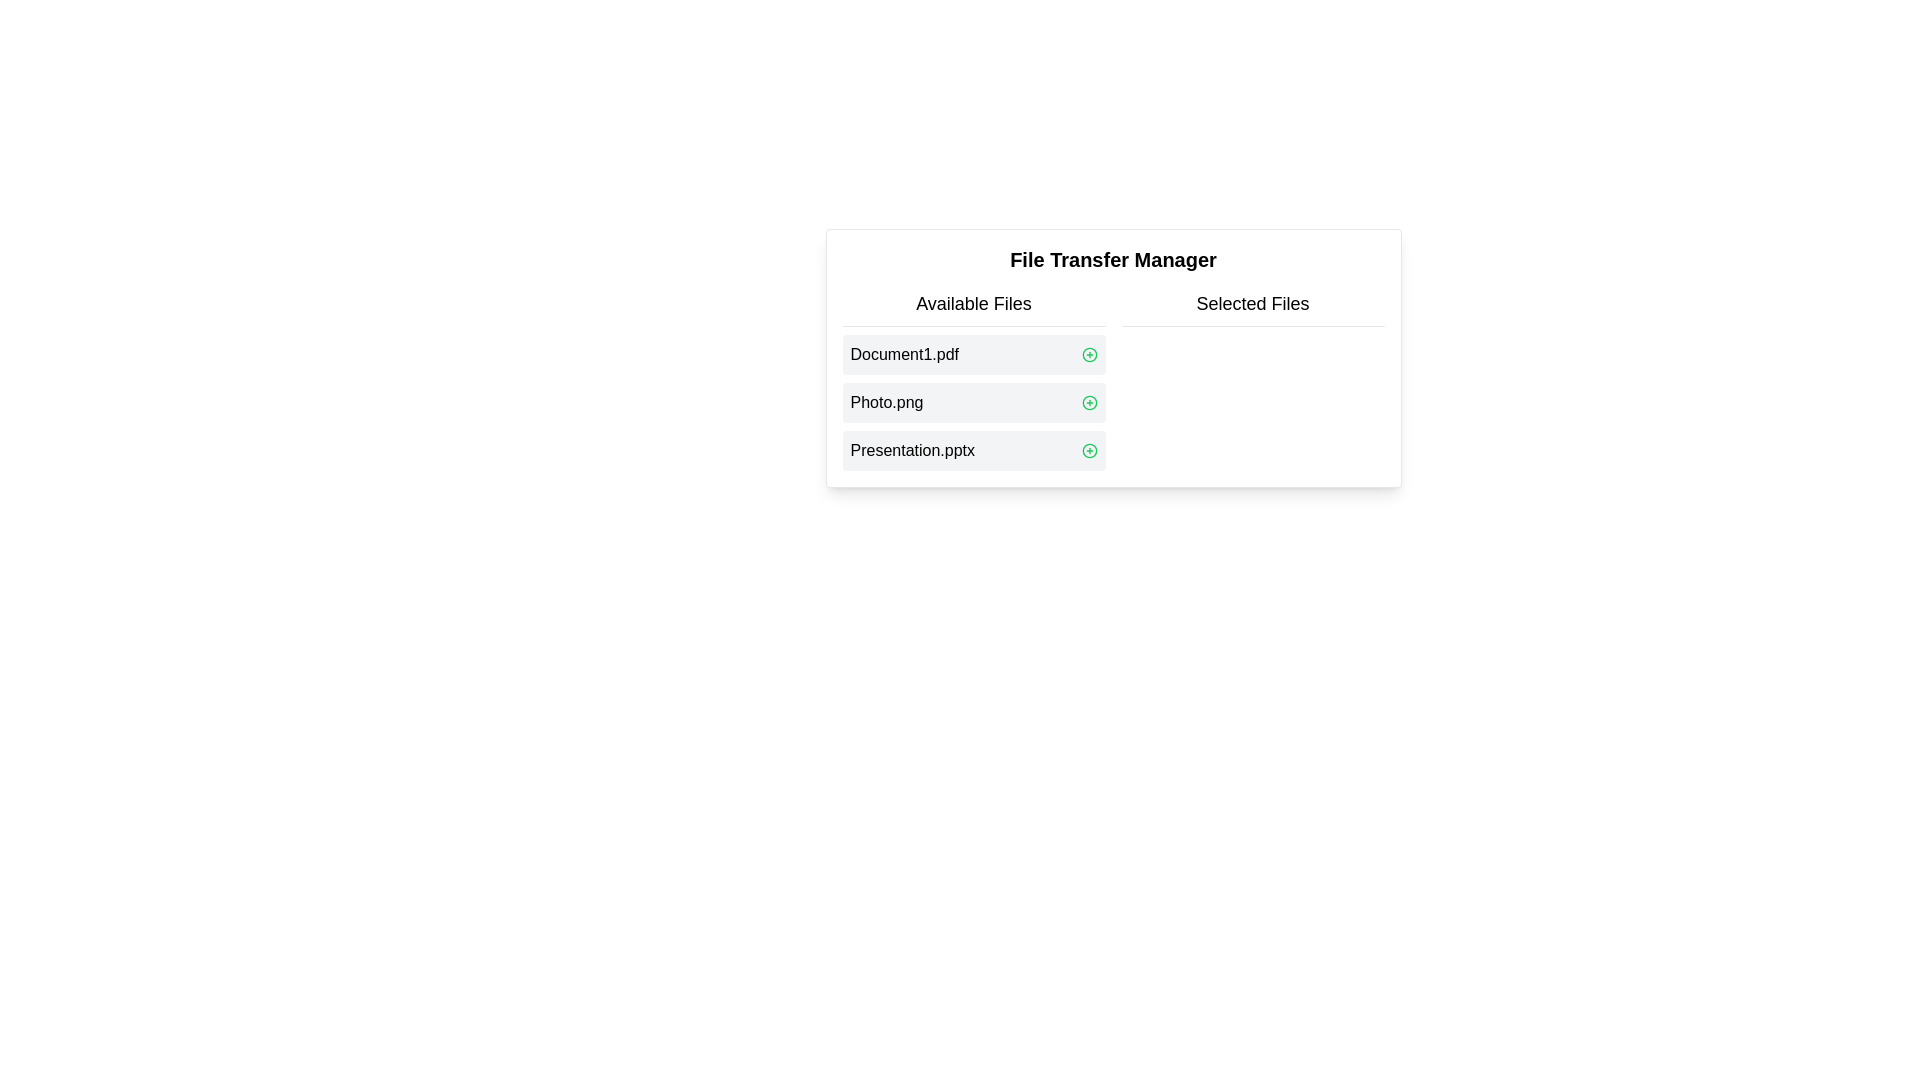 The width and height of the screenshot is (1920, 1080). I want to click on the Text Label that identifies the section containing files available for selection in the file manager, positioned to the left of the 'Selected Files' header, so click(974, 308).